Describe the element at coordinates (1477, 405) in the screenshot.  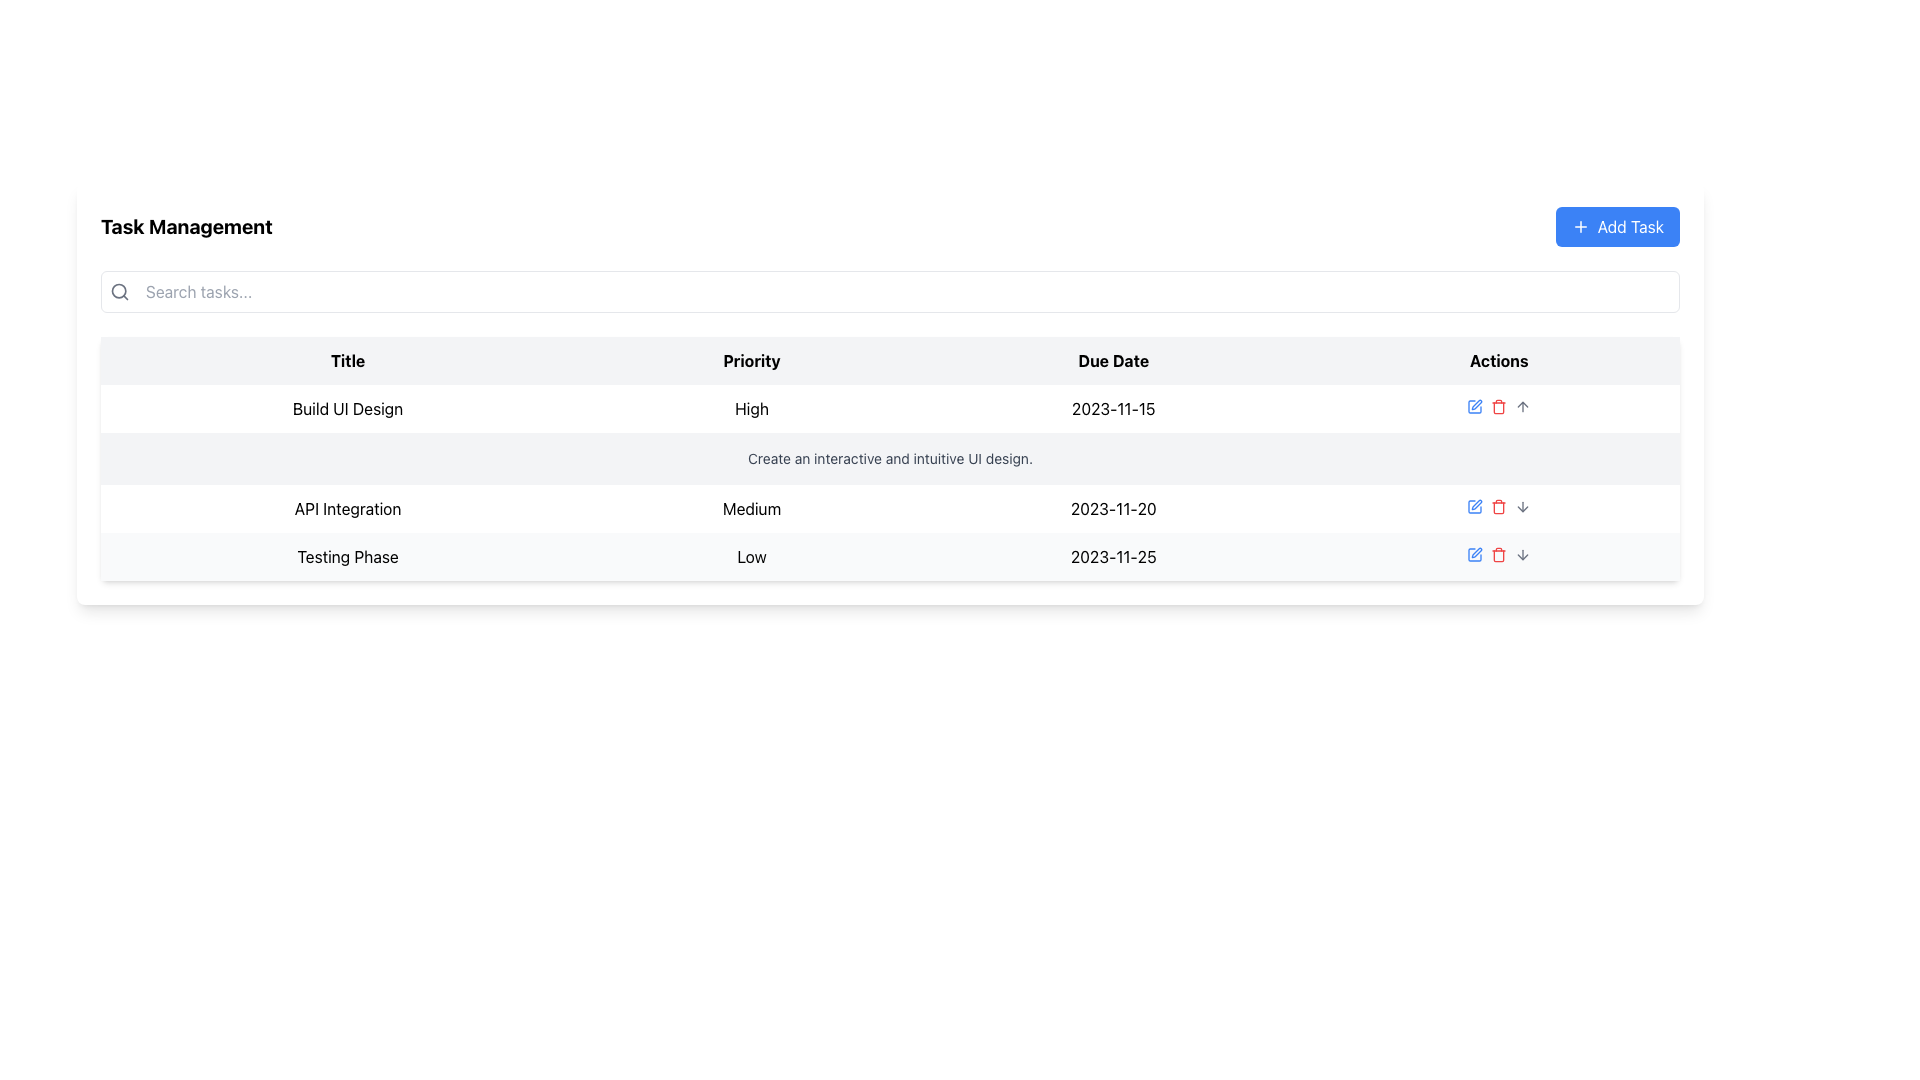
I see `the editing icon located in the 'Actions' column of the second row for 'API Integration' to initiate editing` at that location.